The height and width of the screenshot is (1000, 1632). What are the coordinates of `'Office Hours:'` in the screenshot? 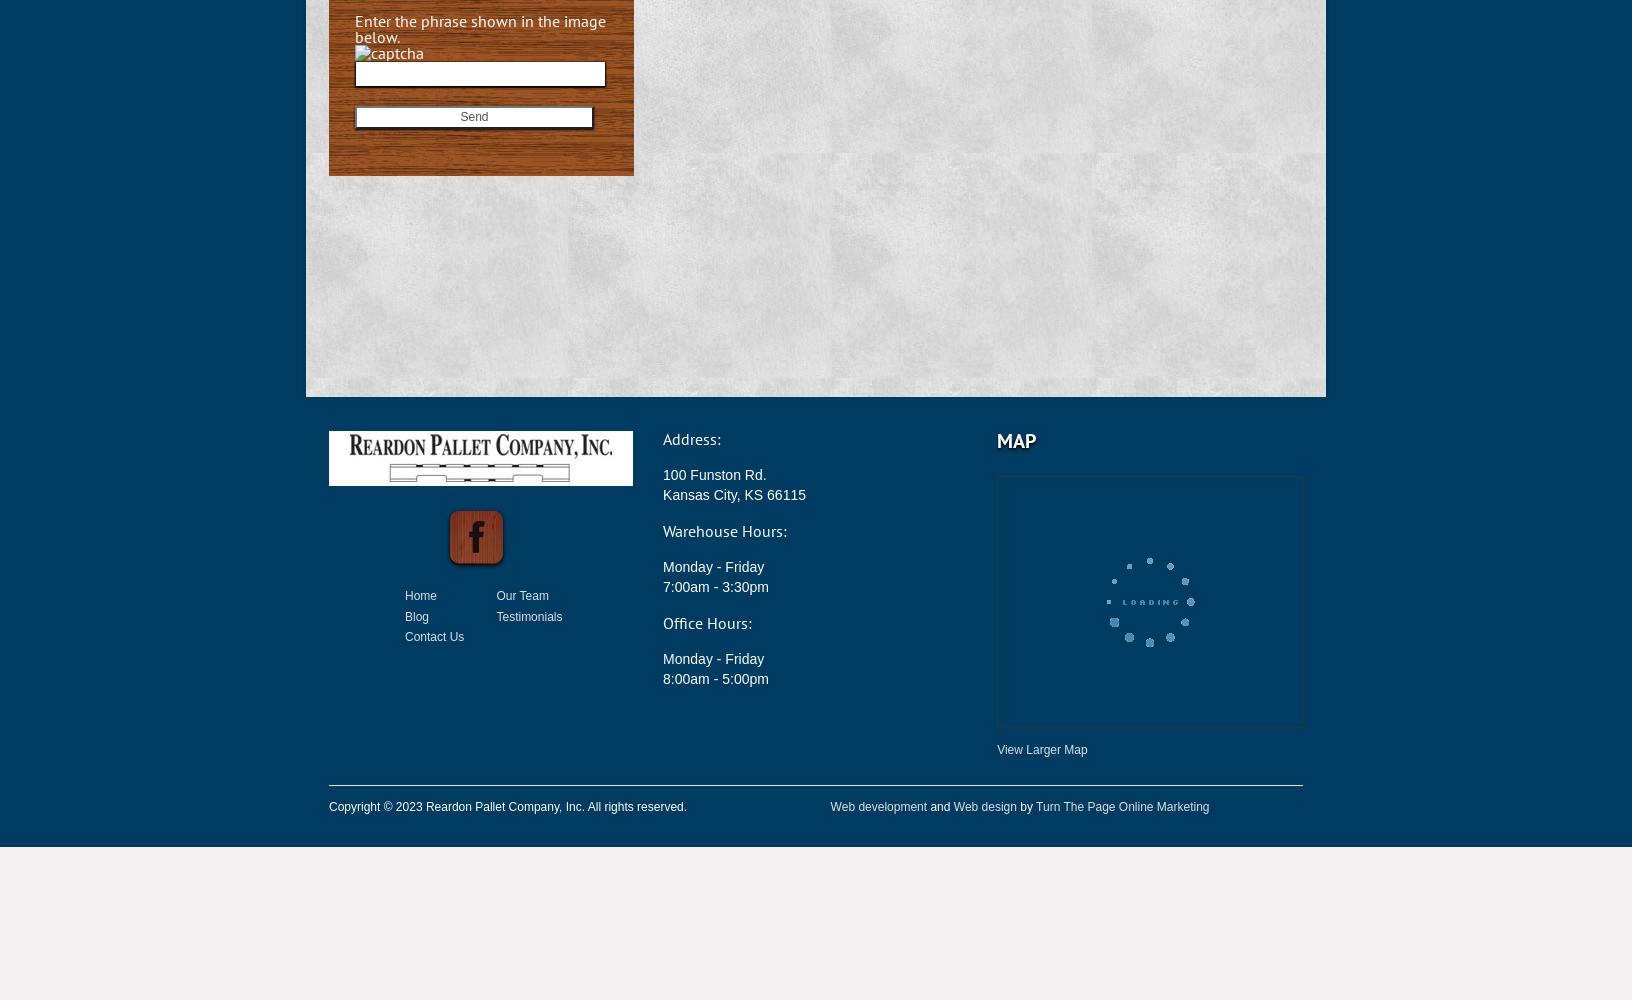 It's located at (706, 621).